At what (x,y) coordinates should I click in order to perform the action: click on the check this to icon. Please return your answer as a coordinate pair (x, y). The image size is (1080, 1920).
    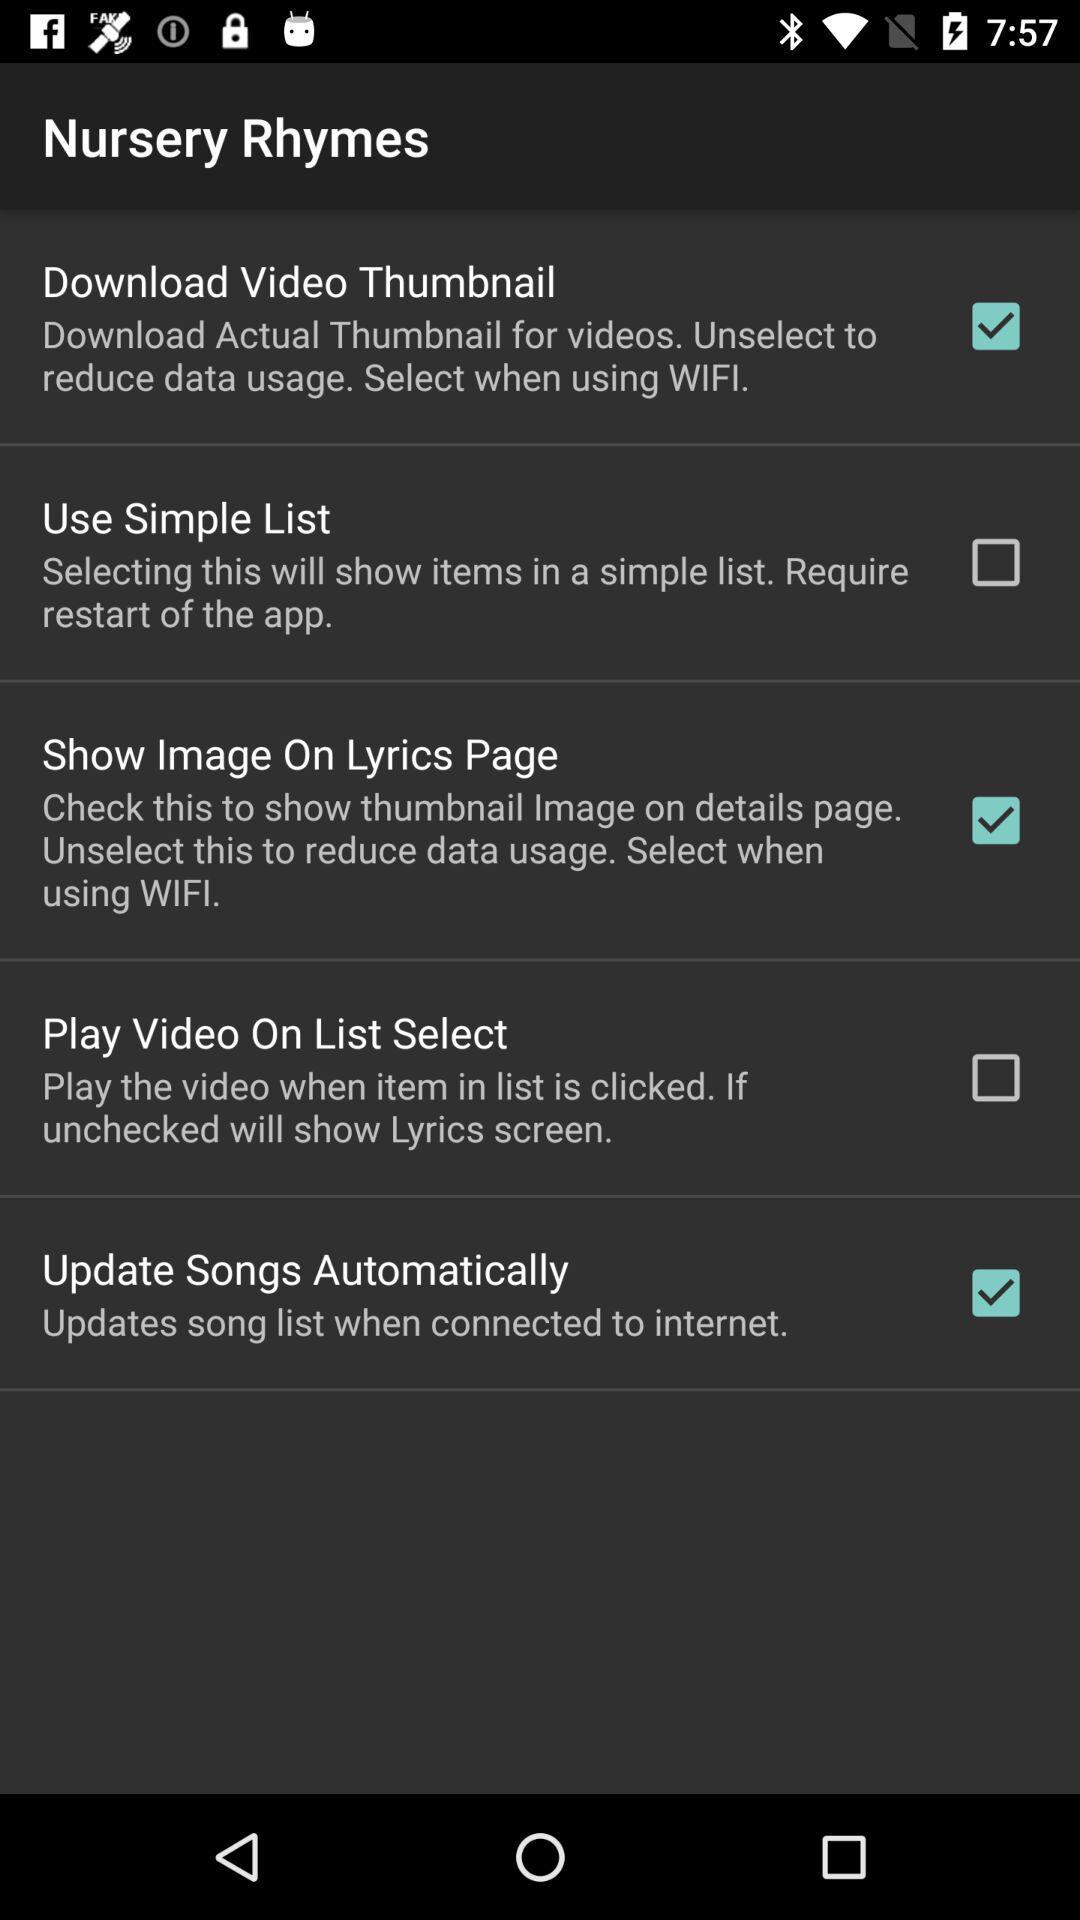
    Looking at the image, I should click on (477, 849).